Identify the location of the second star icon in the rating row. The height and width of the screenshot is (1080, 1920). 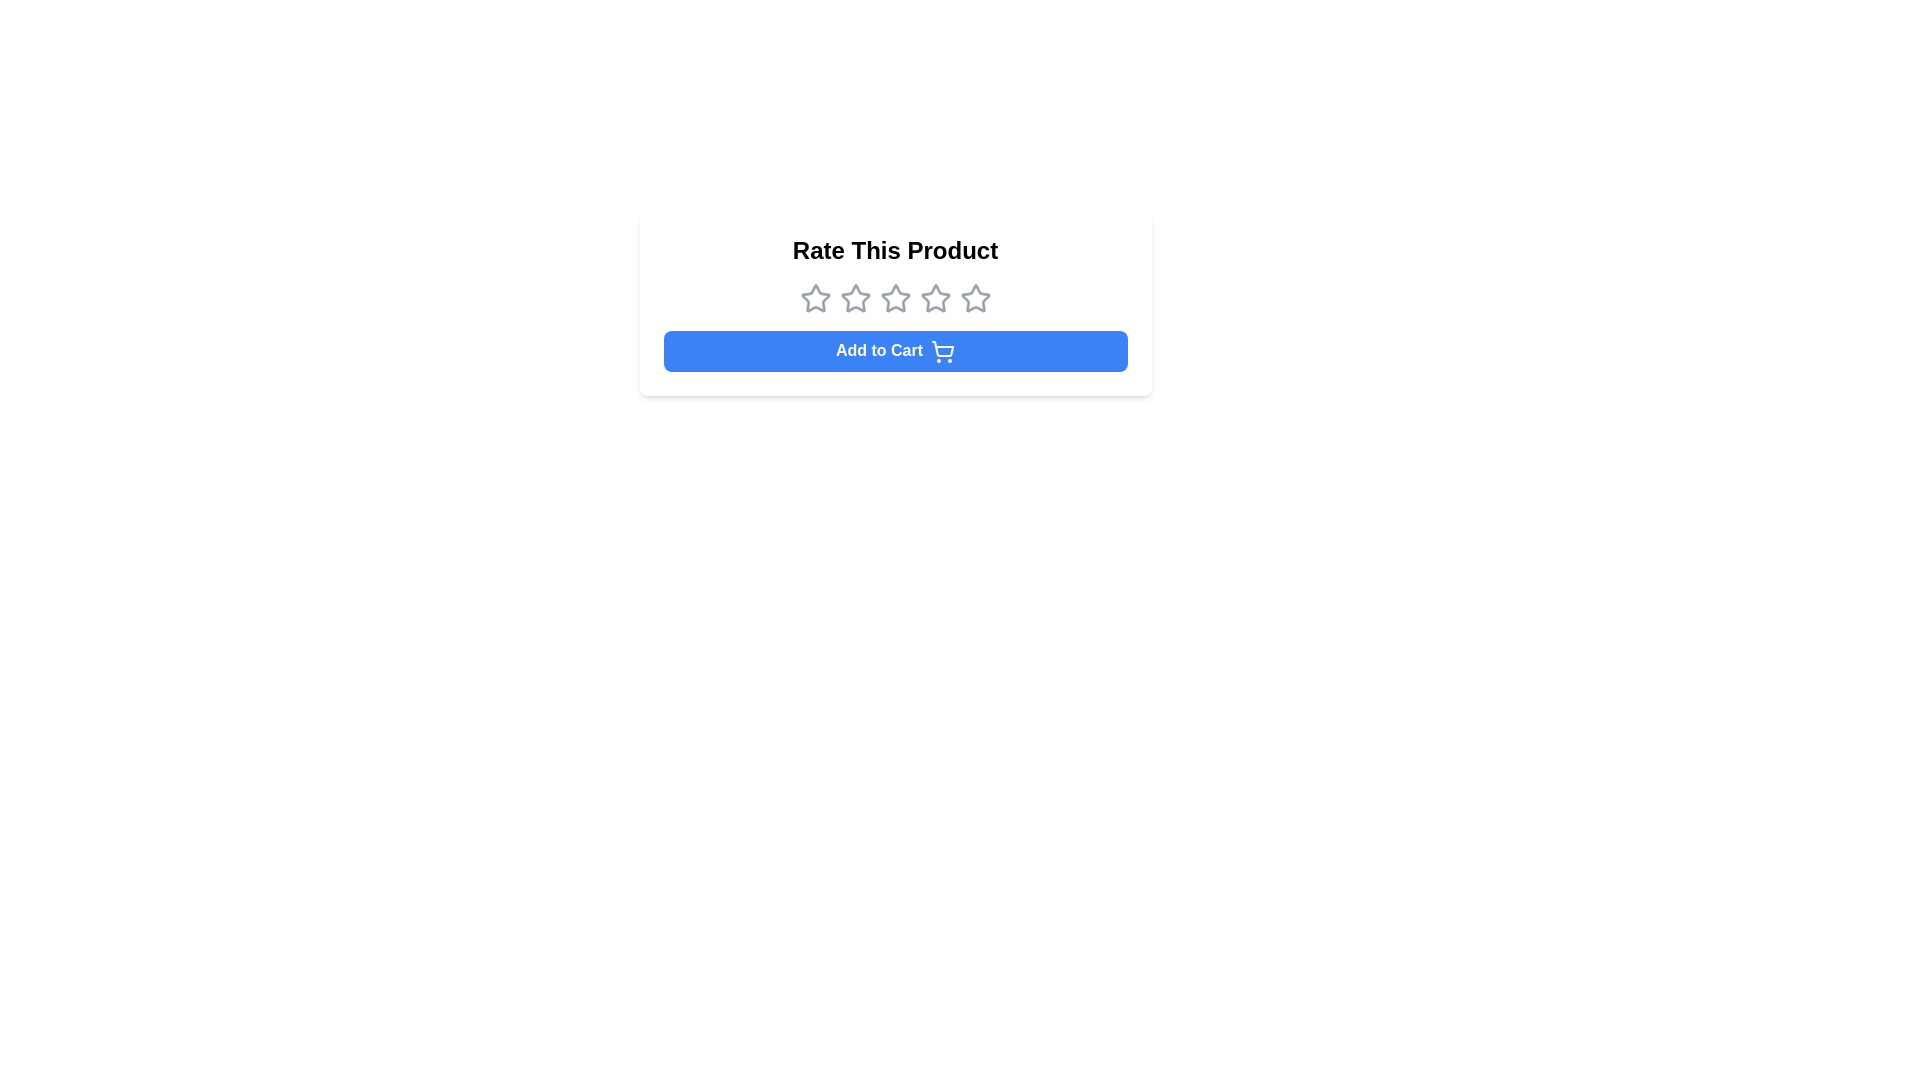
(855, 298).